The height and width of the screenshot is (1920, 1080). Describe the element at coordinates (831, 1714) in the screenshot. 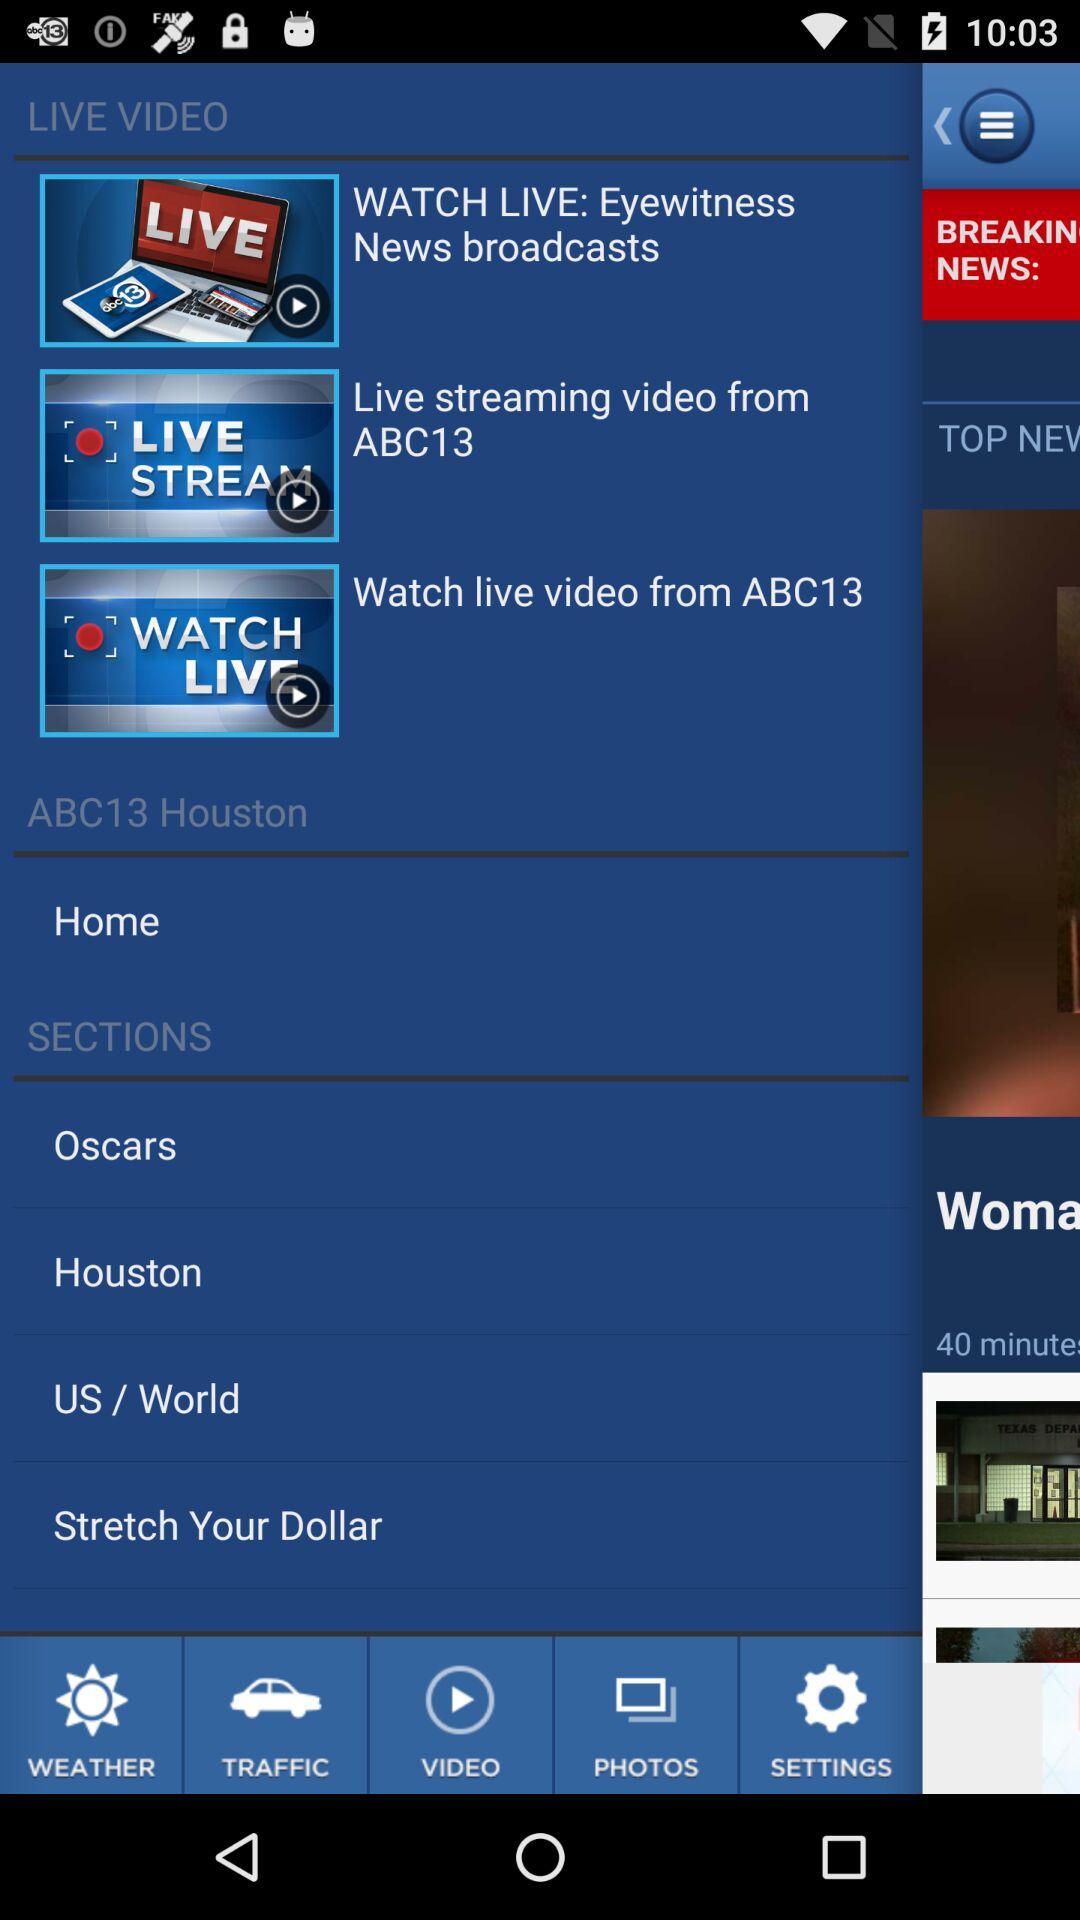

I see `option right to photos option` at that location.